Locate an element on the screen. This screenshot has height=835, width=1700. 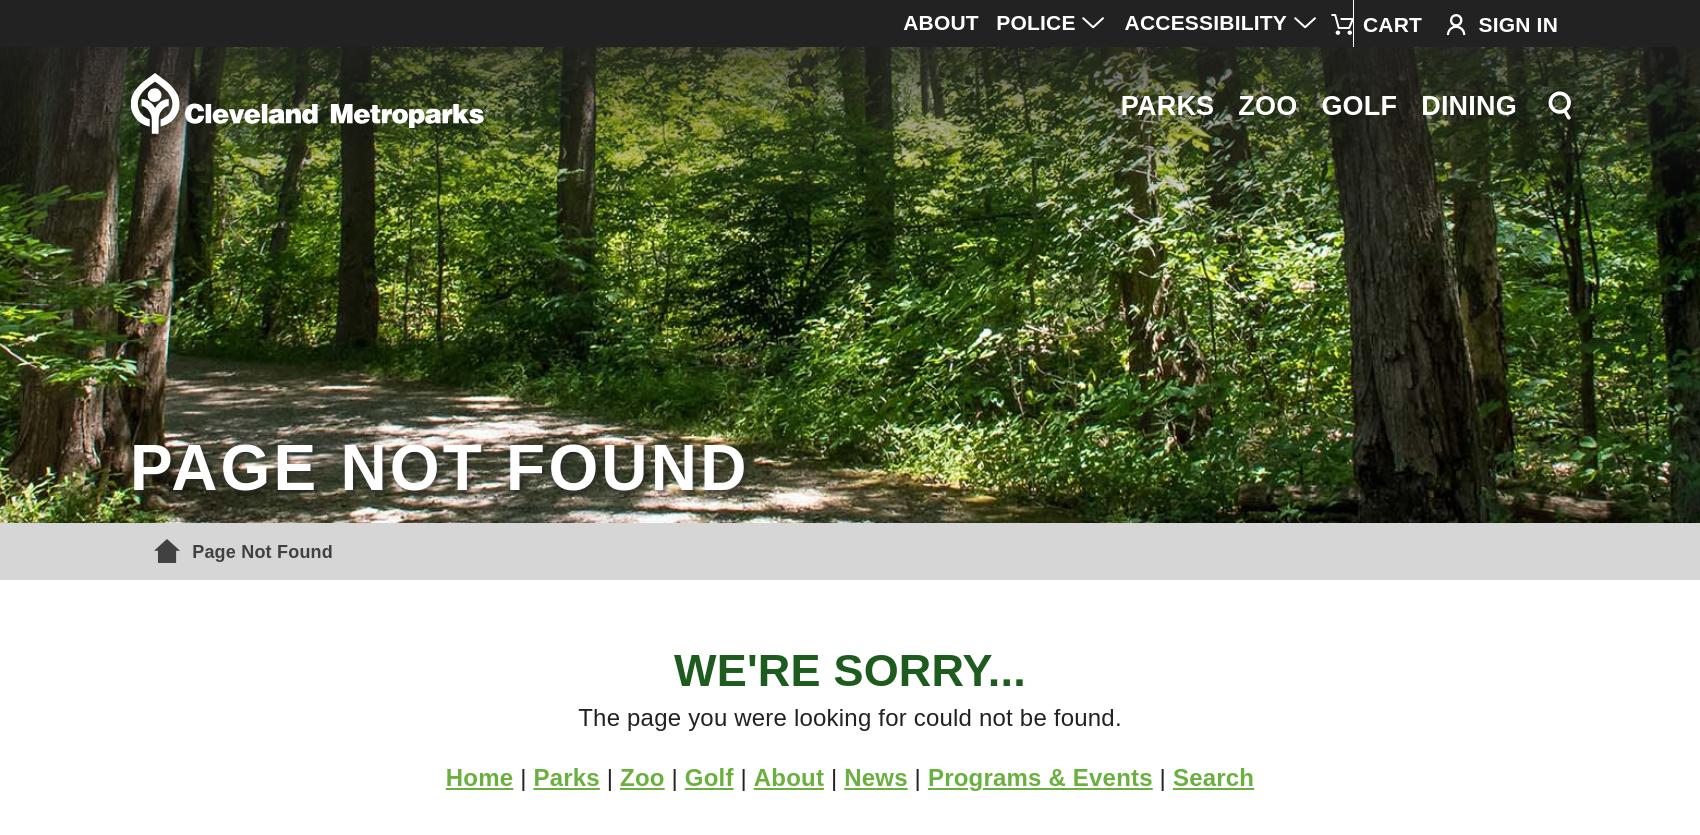
'About' is located at coordinates (751, 776).